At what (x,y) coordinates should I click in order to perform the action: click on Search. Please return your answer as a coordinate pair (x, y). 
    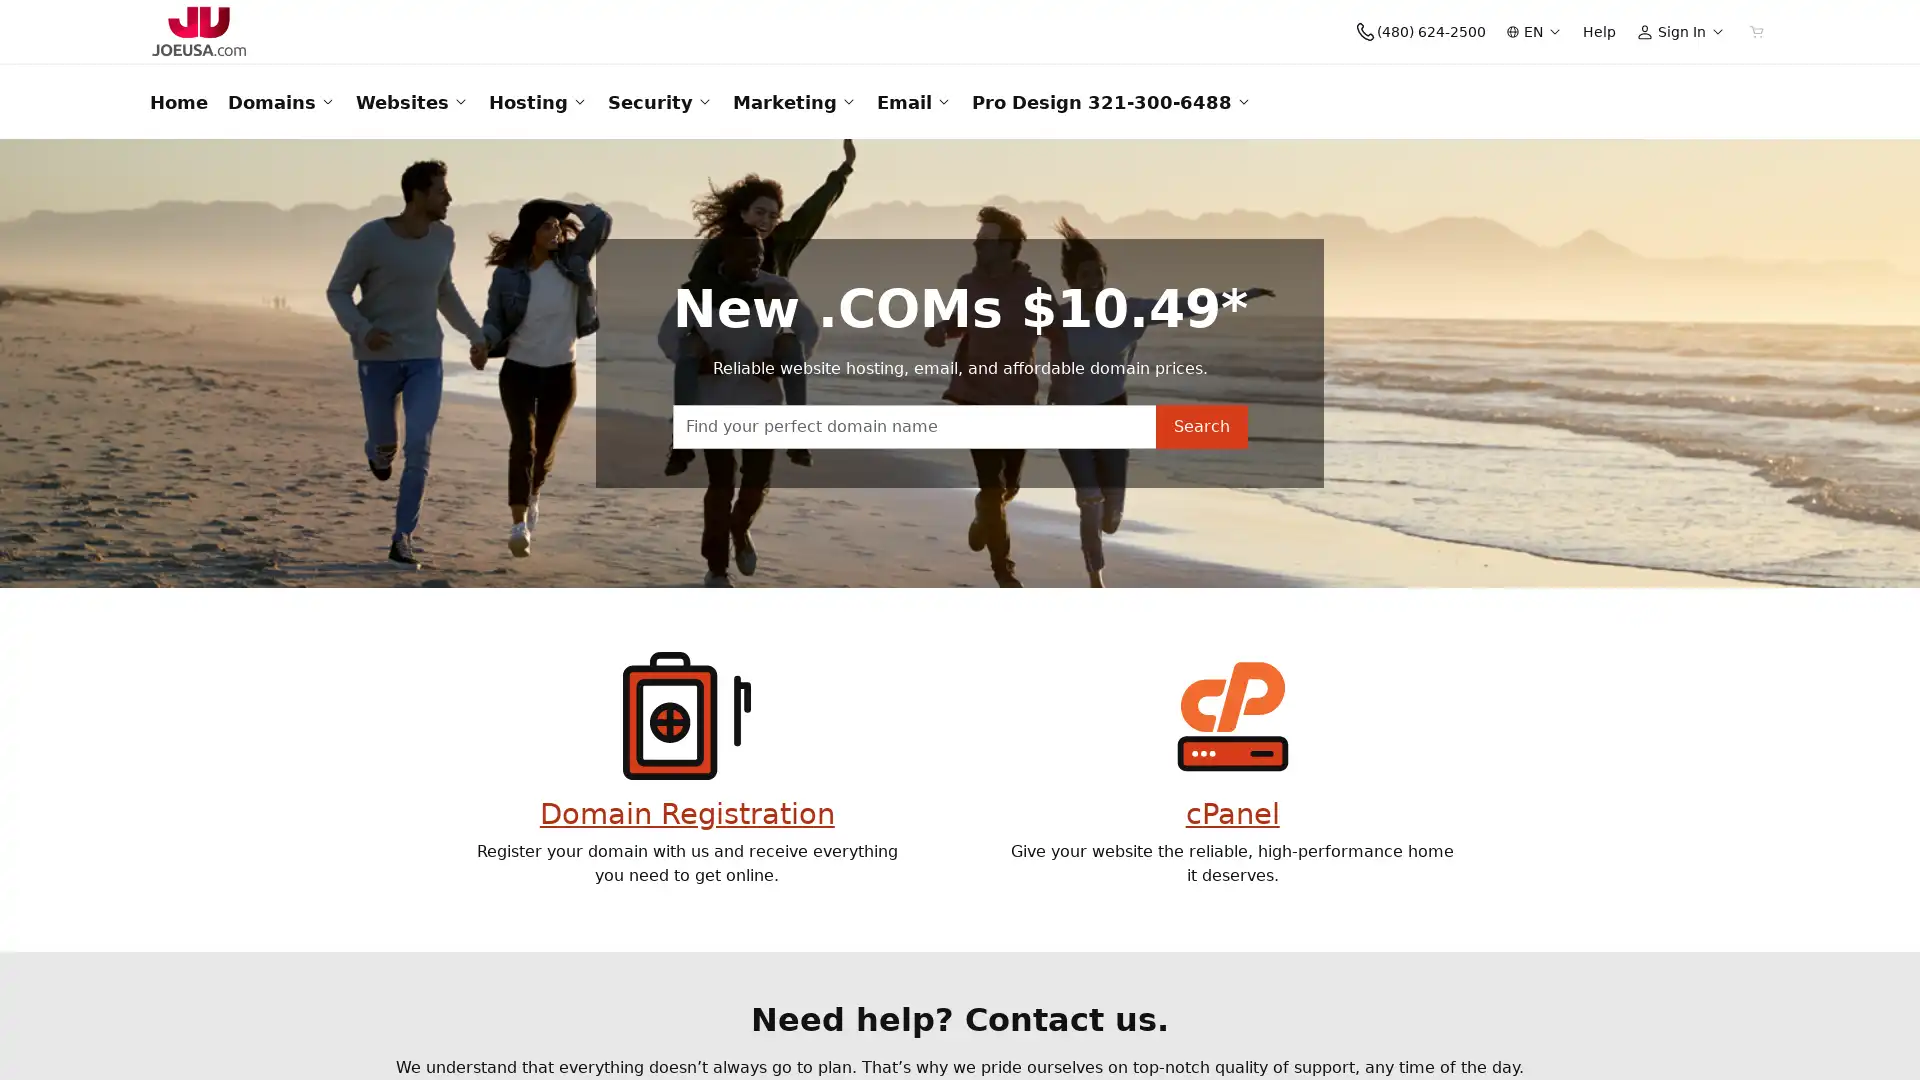
    Looking at the image, I should click on (1200, 505).